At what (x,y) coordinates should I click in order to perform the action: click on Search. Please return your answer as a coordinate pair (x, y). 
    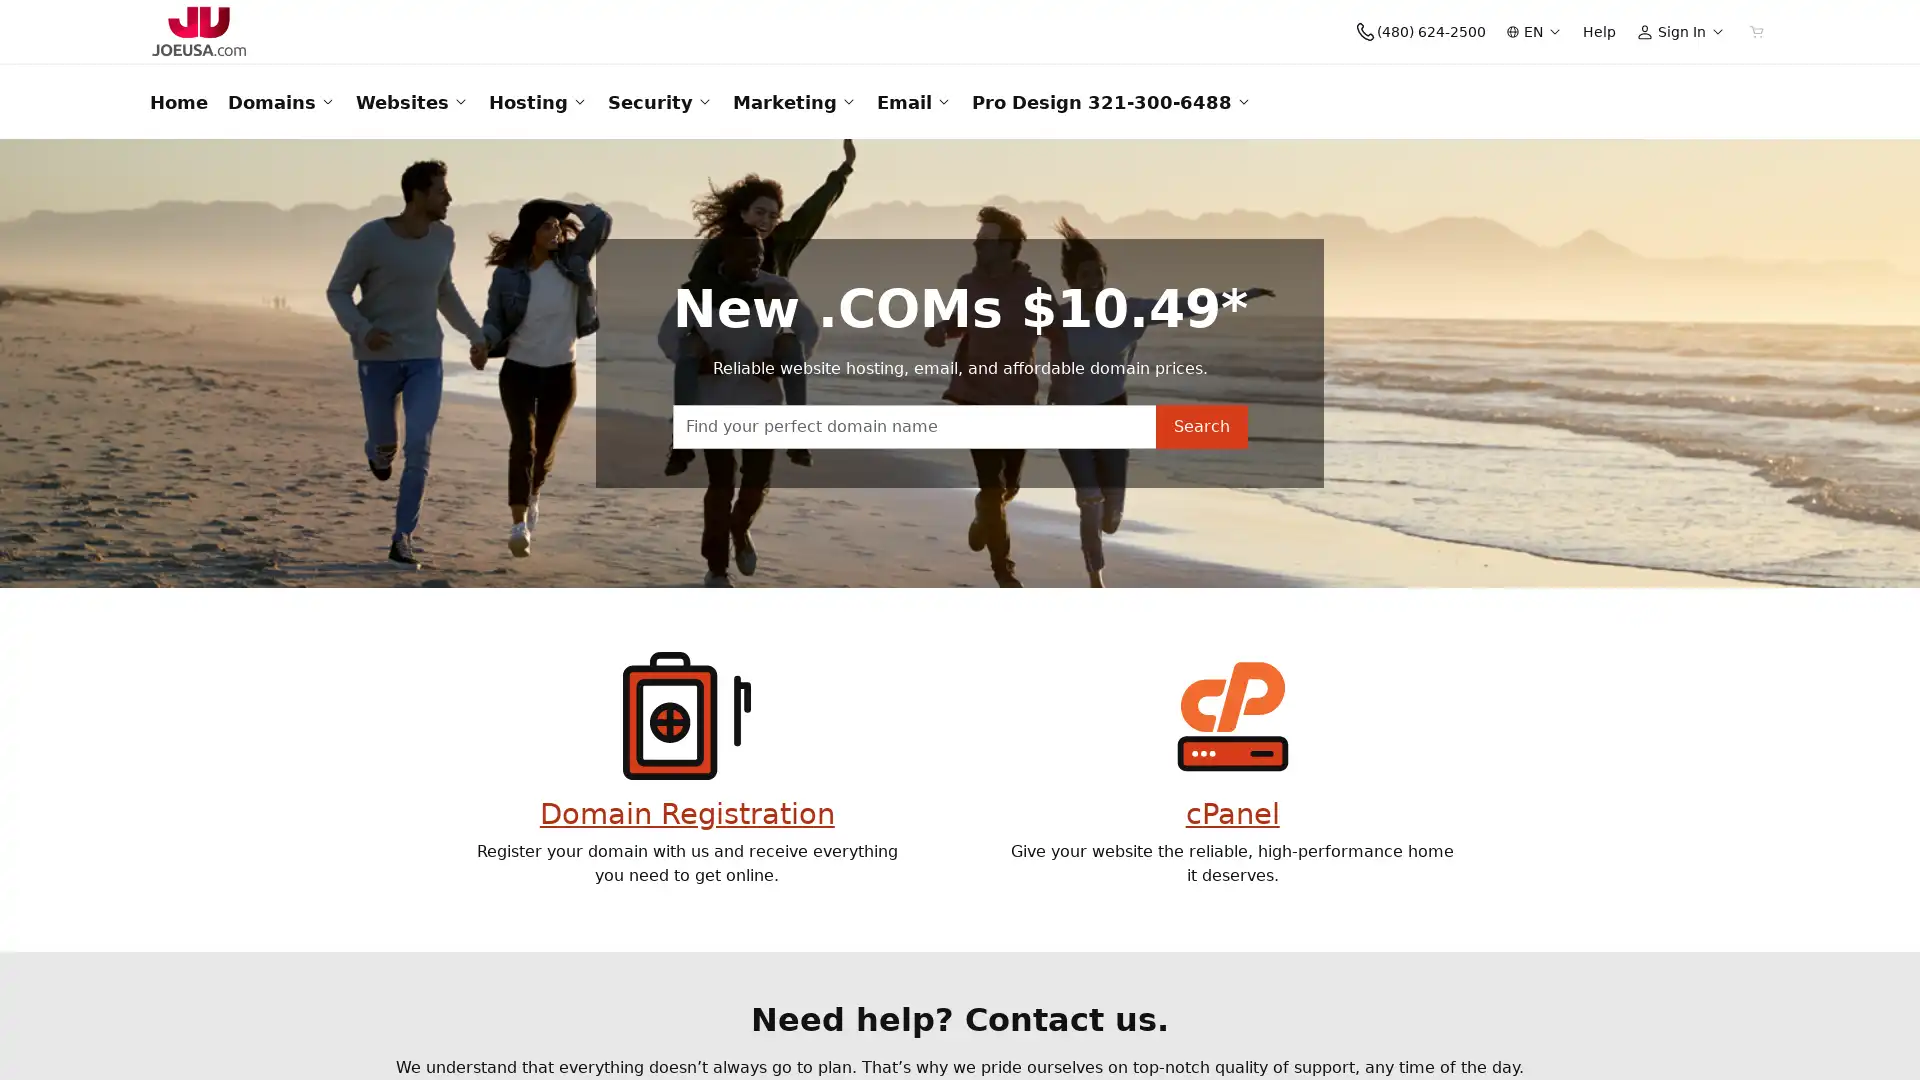
    Looking at the image, I should click on (1200, 505).